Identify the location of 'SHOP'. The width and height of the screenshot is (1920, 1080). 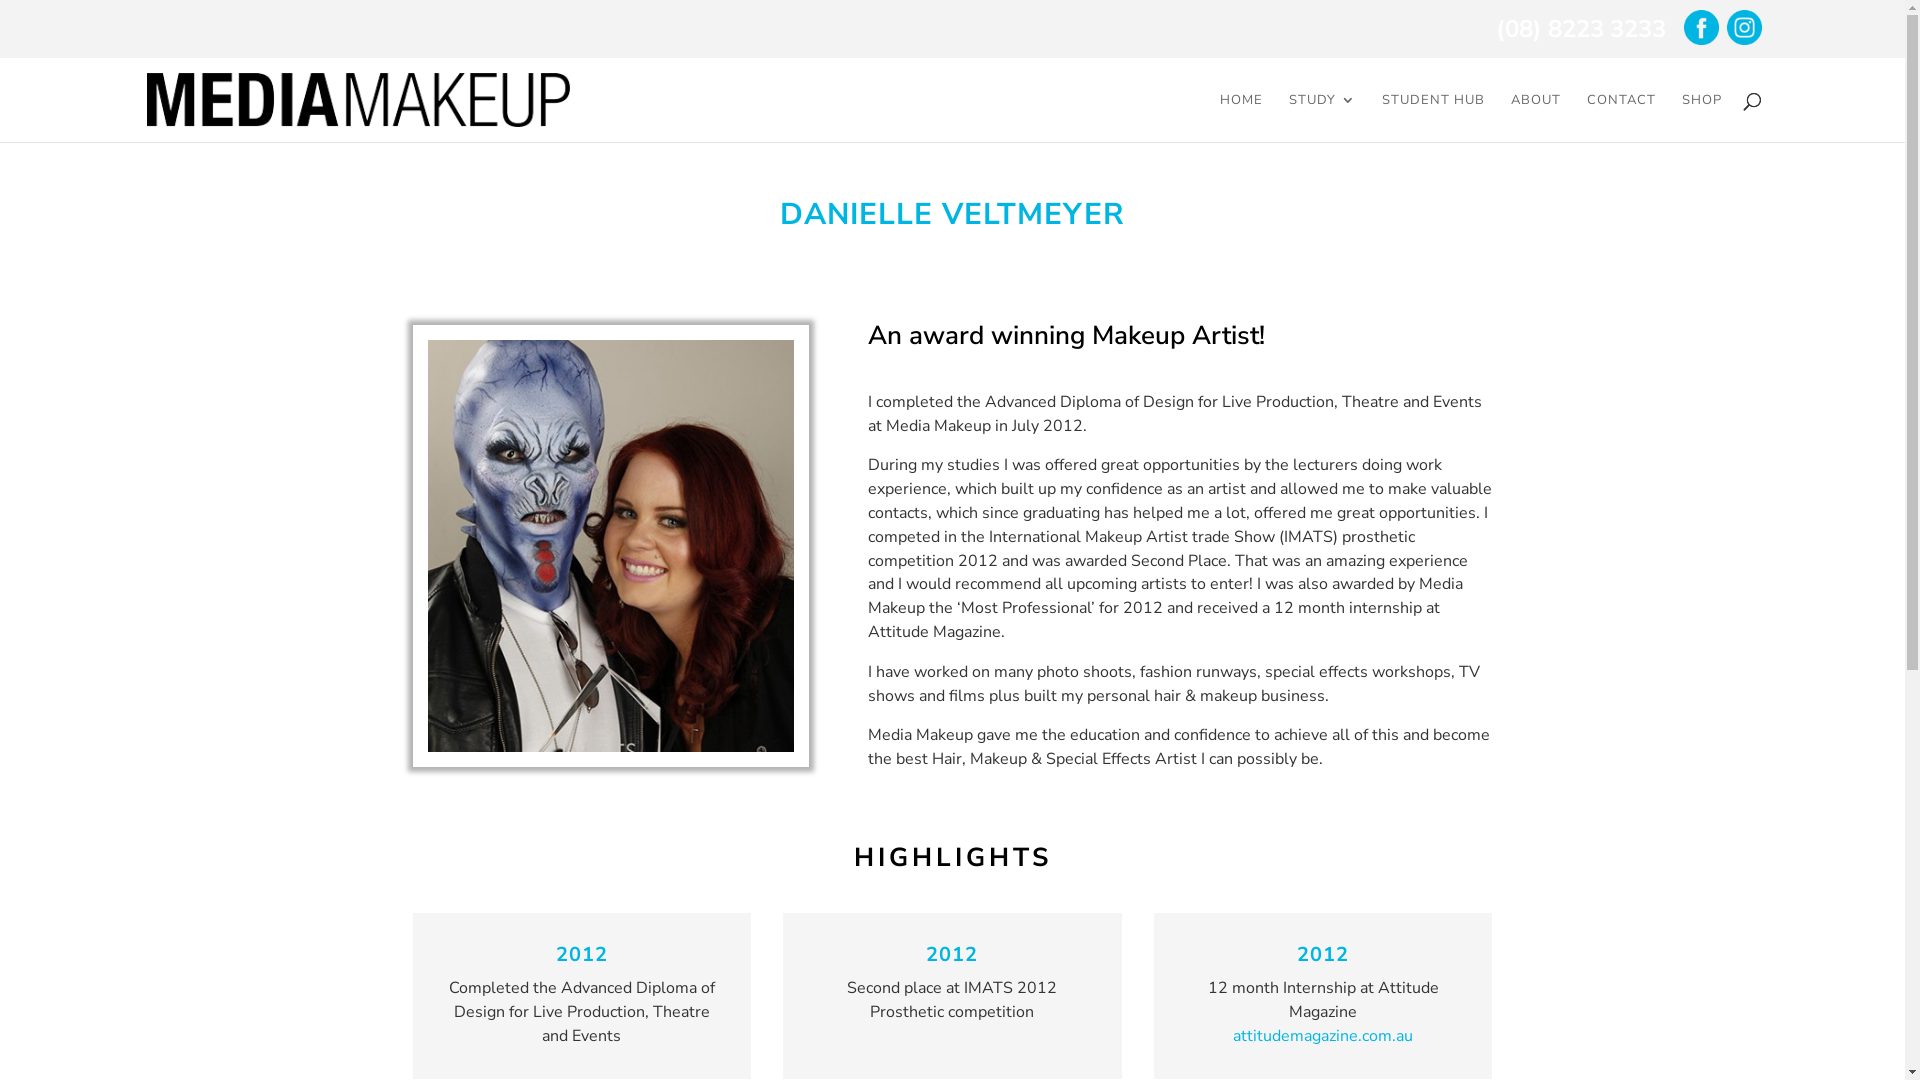
(1701, 117).